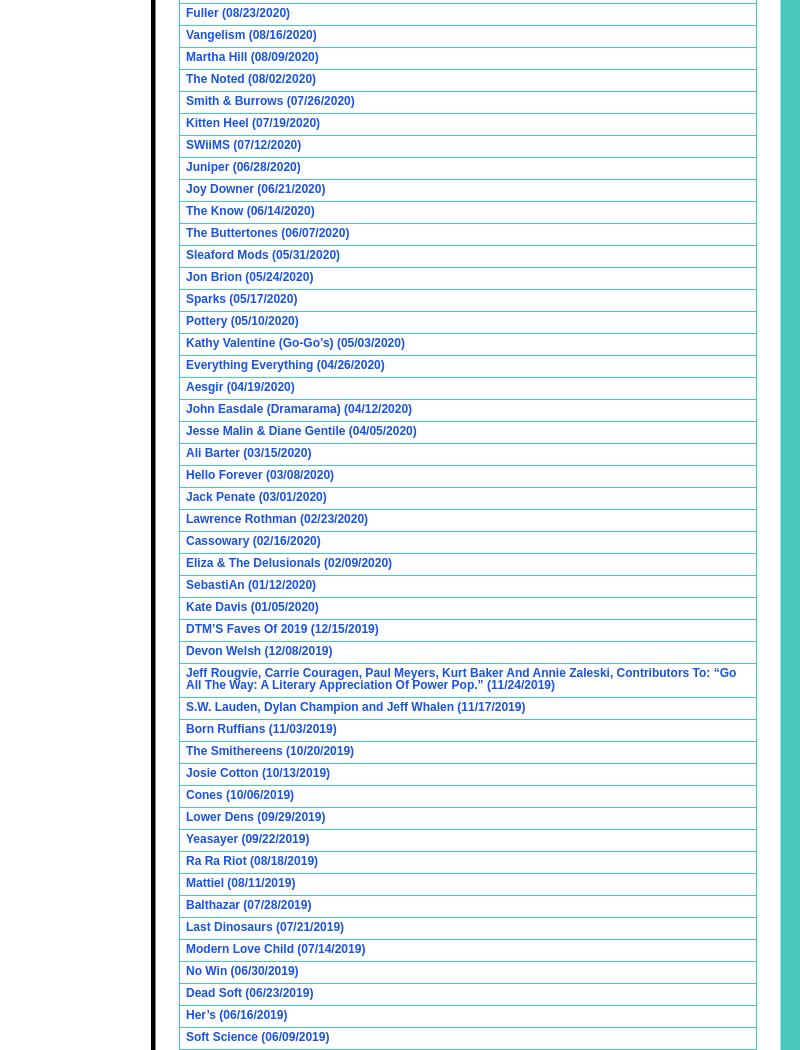  What do you see at coordinates (185, 816) in the screenshot?
I see `'Lower Dens (09/29/2019)'` at bounding box center [185, 816].